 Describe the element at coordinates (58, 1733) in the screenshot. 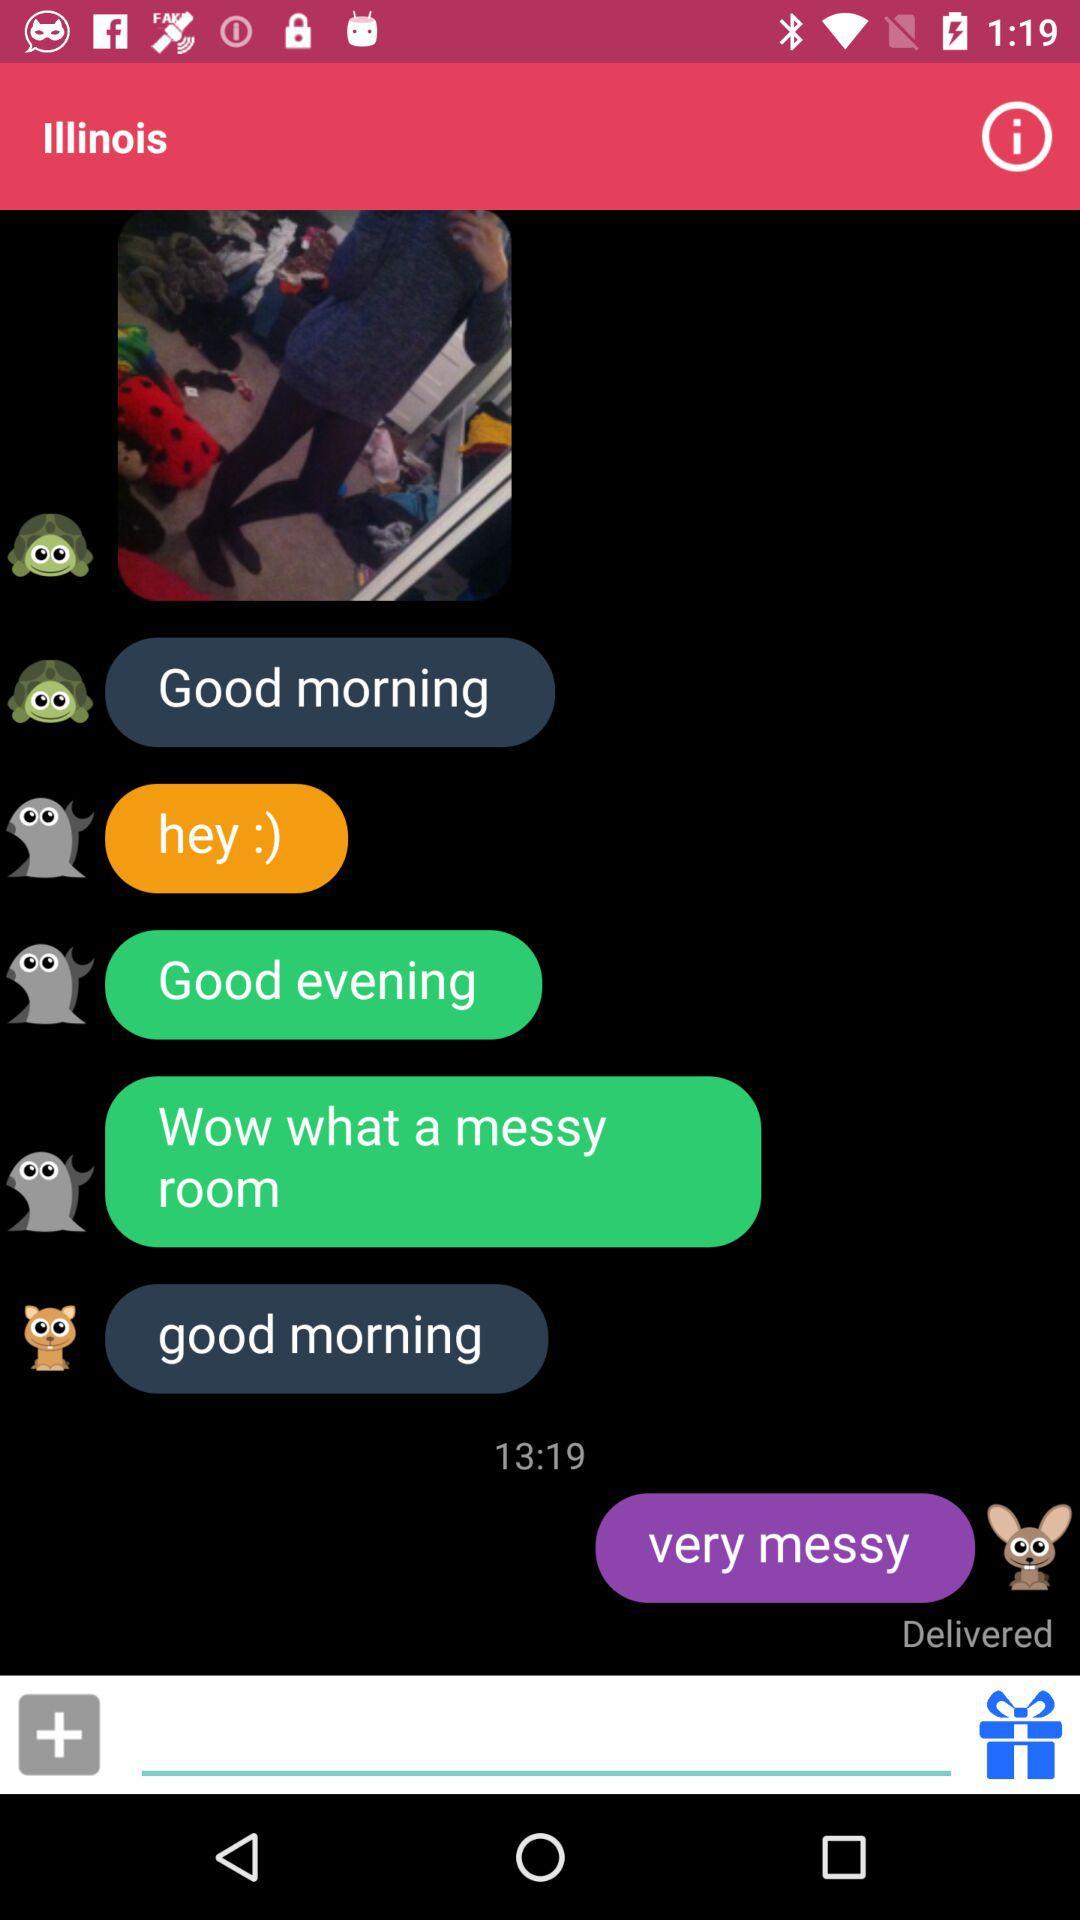

I see `feature` at that location.